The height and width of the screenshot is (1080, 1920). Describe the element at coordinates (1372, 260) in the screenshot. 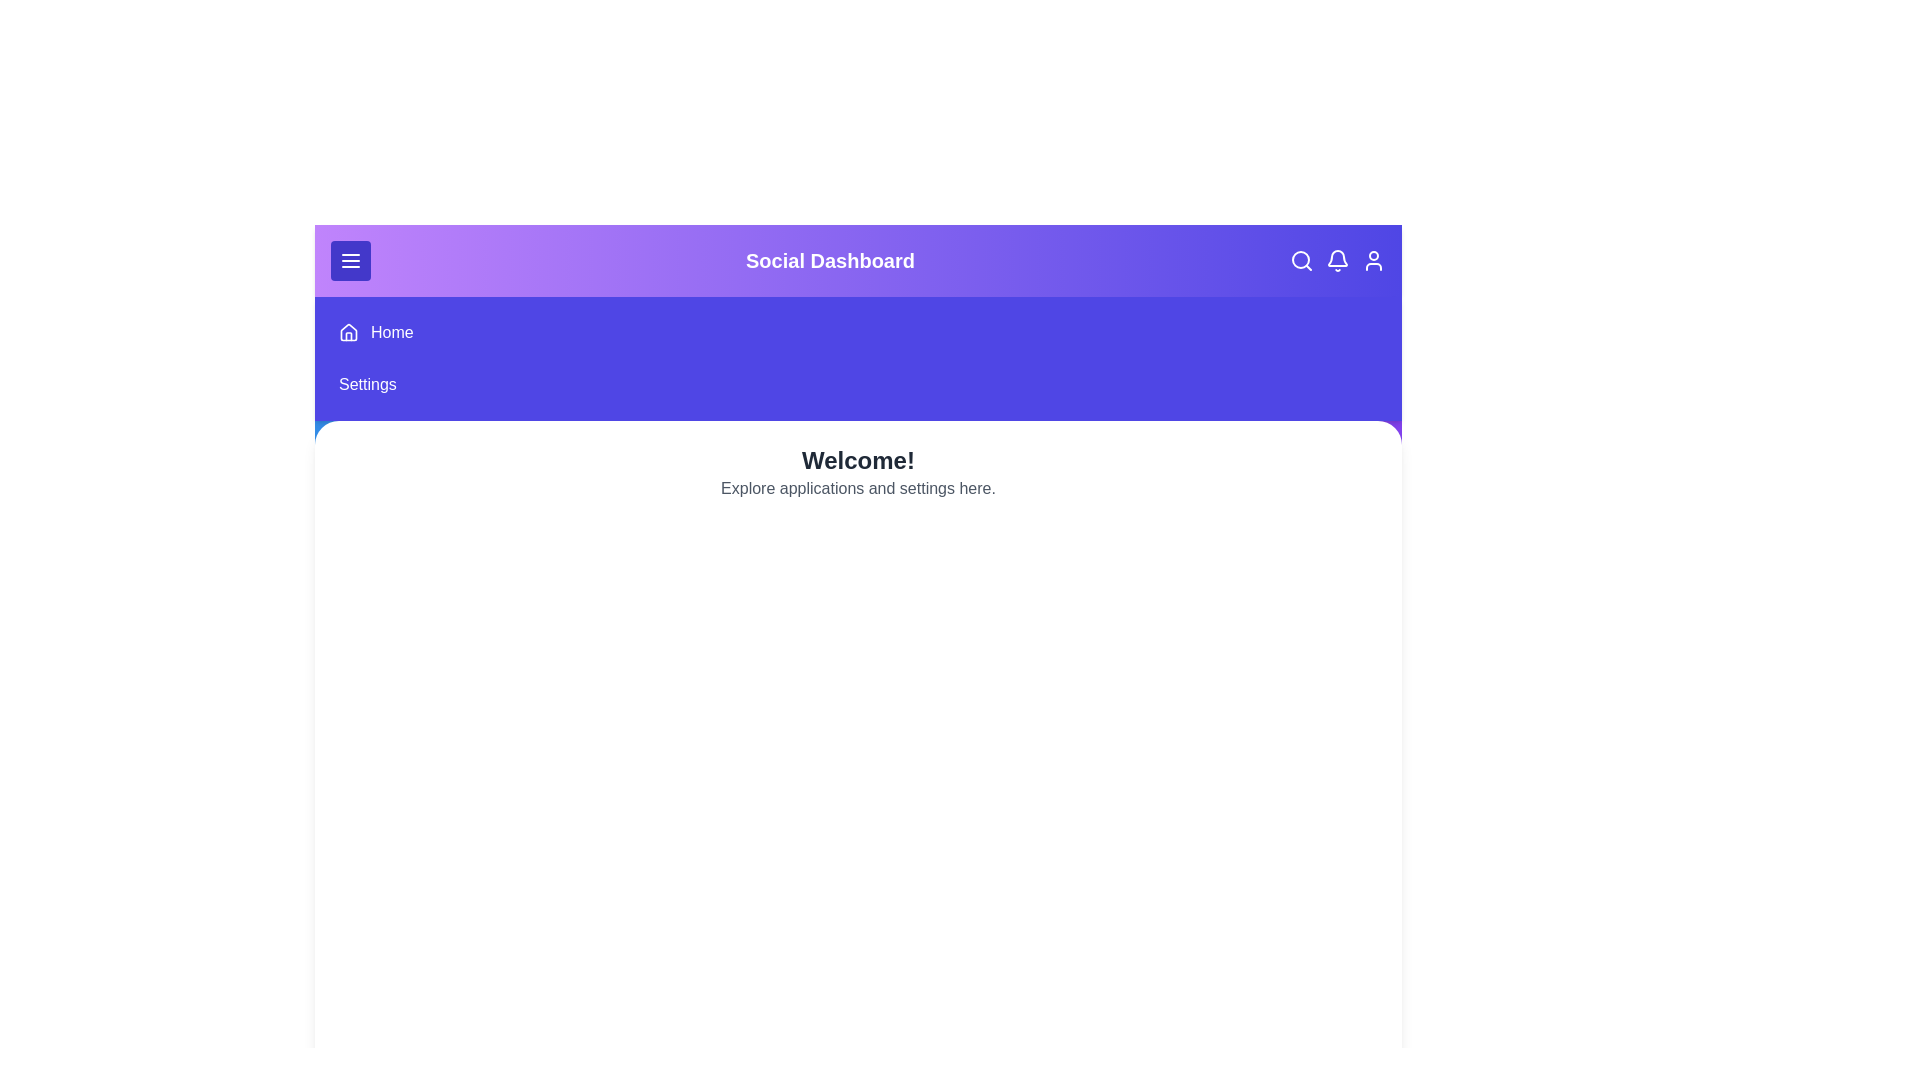

I see `the user icon in the app bar to view user profile options` at that location.